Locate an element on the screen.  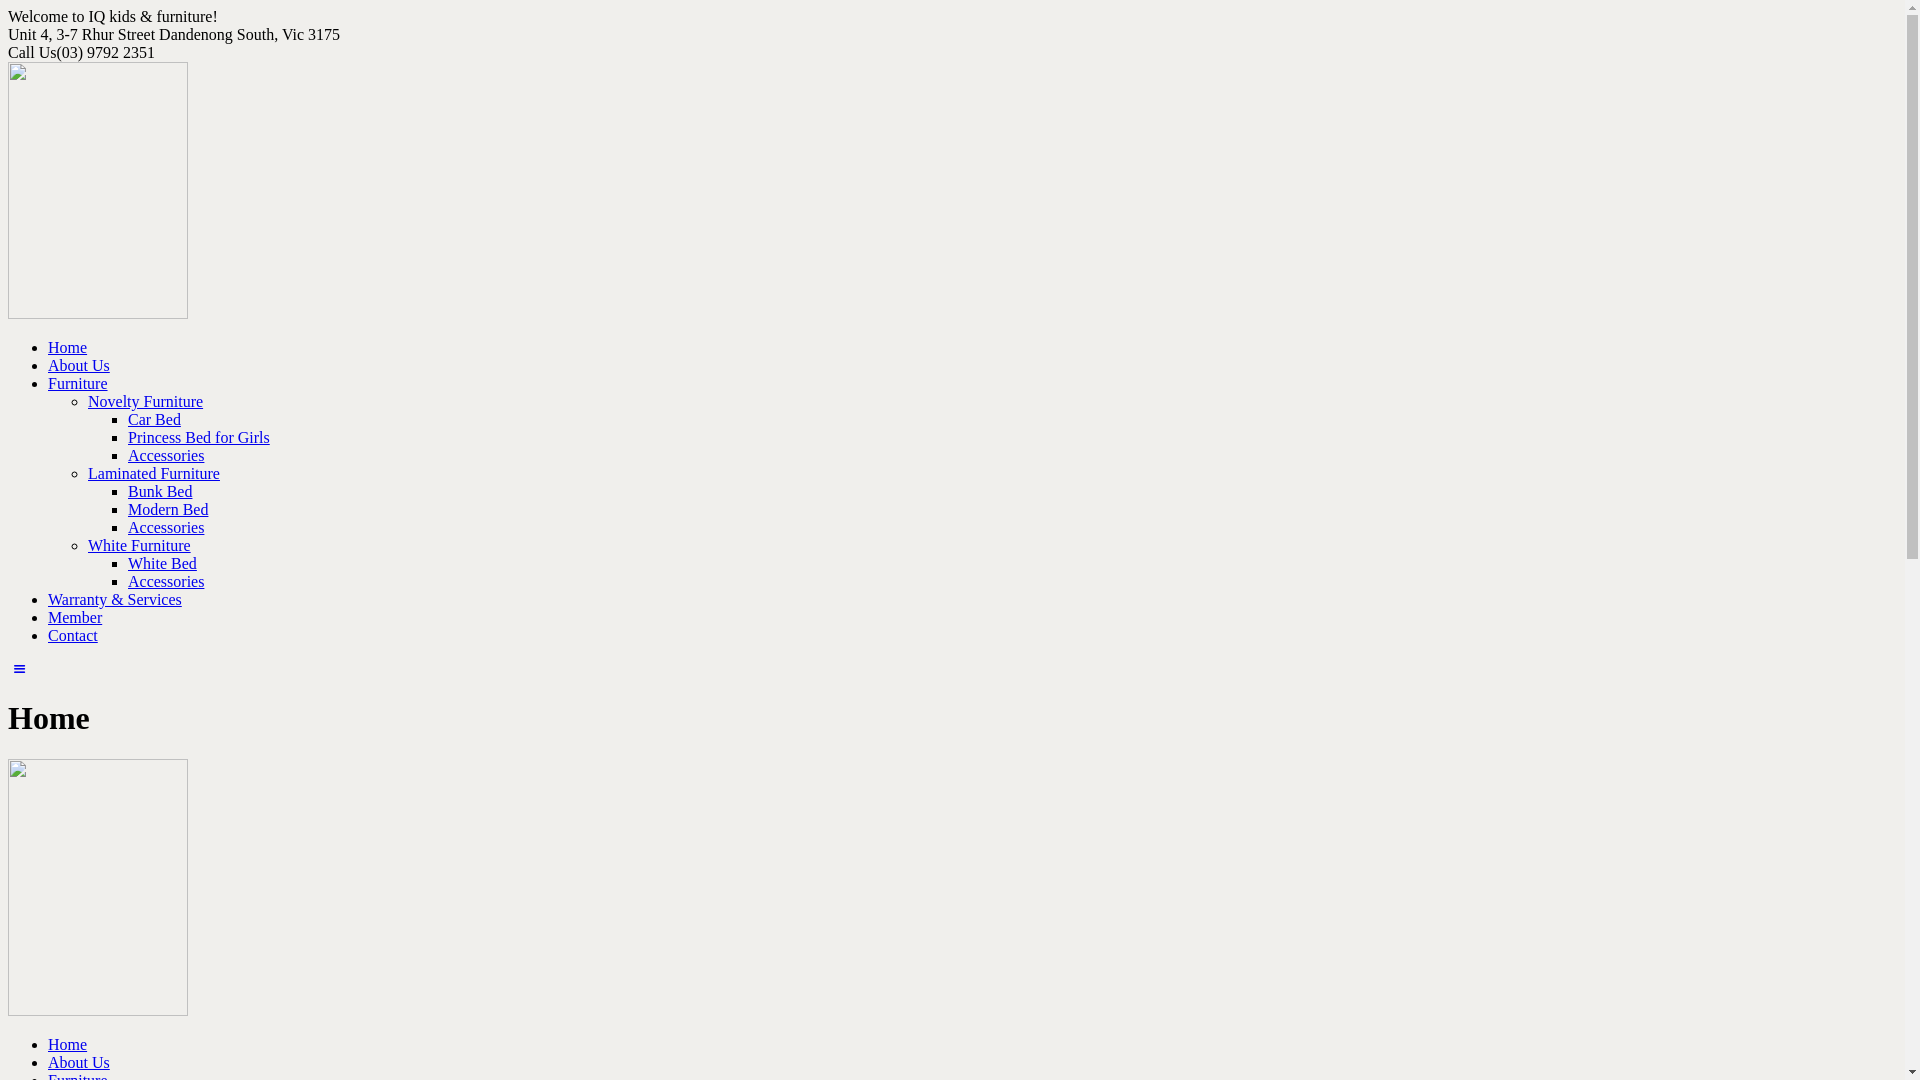
'About Us' is located at coordinates (78, 1061).